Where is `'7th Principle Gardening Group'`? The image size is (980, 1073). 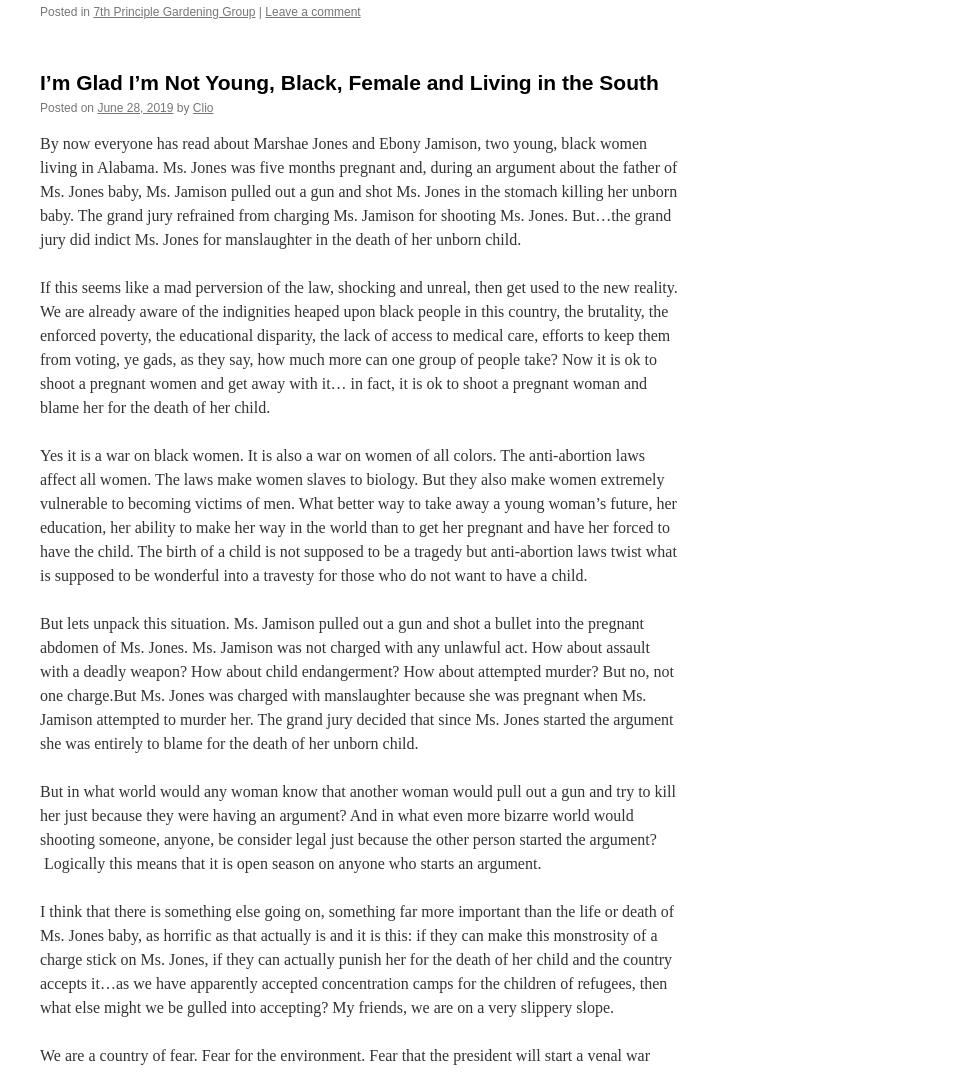
'7th Principle Gardening Group' is located at coordinates (174, 10).